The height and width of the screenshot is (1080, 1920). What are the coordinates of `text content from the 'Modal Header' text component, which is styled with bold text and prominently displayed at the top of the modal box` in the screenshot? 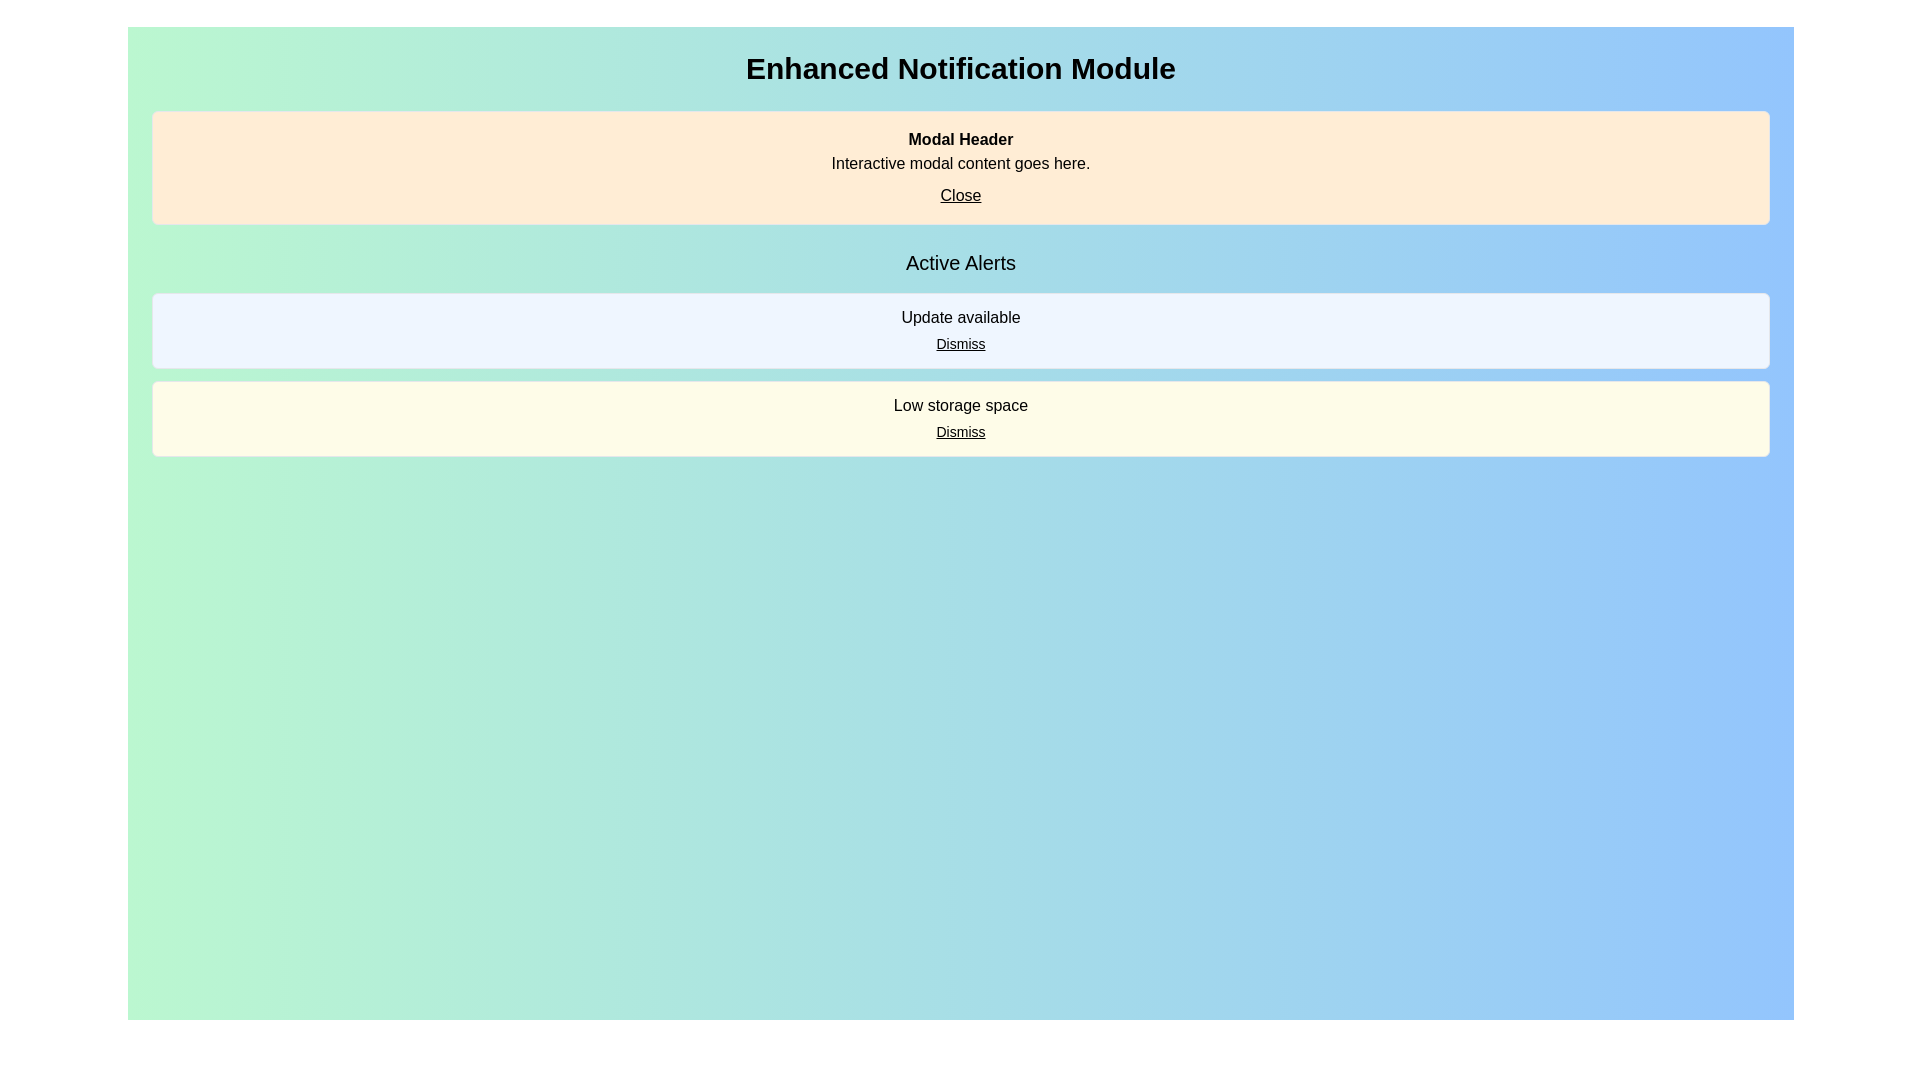 It's located at (960, 138).